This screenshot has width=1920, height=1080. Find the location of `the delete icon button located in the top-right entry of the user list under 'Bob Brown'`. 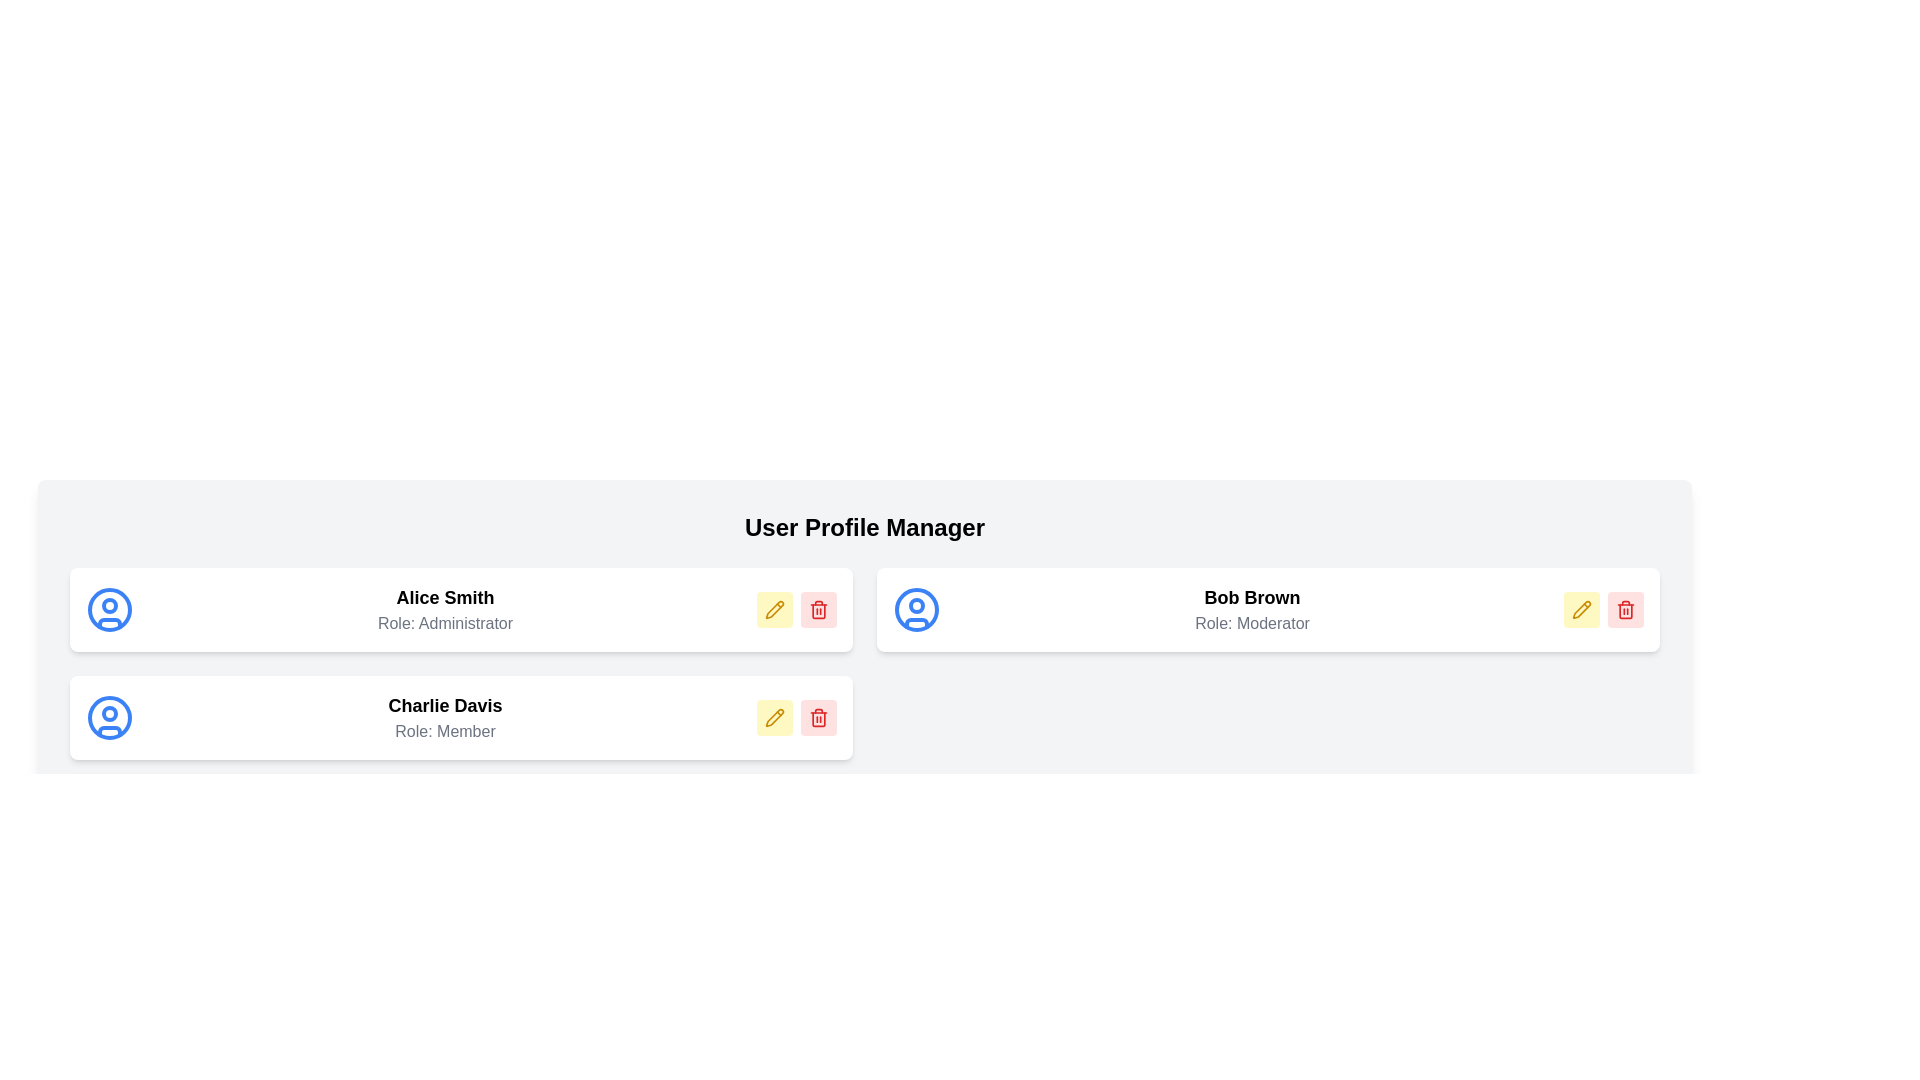

the delete icon button located in the top-right entry of the user list under 'Bob Brown' is located at coordinates (1626, 608).